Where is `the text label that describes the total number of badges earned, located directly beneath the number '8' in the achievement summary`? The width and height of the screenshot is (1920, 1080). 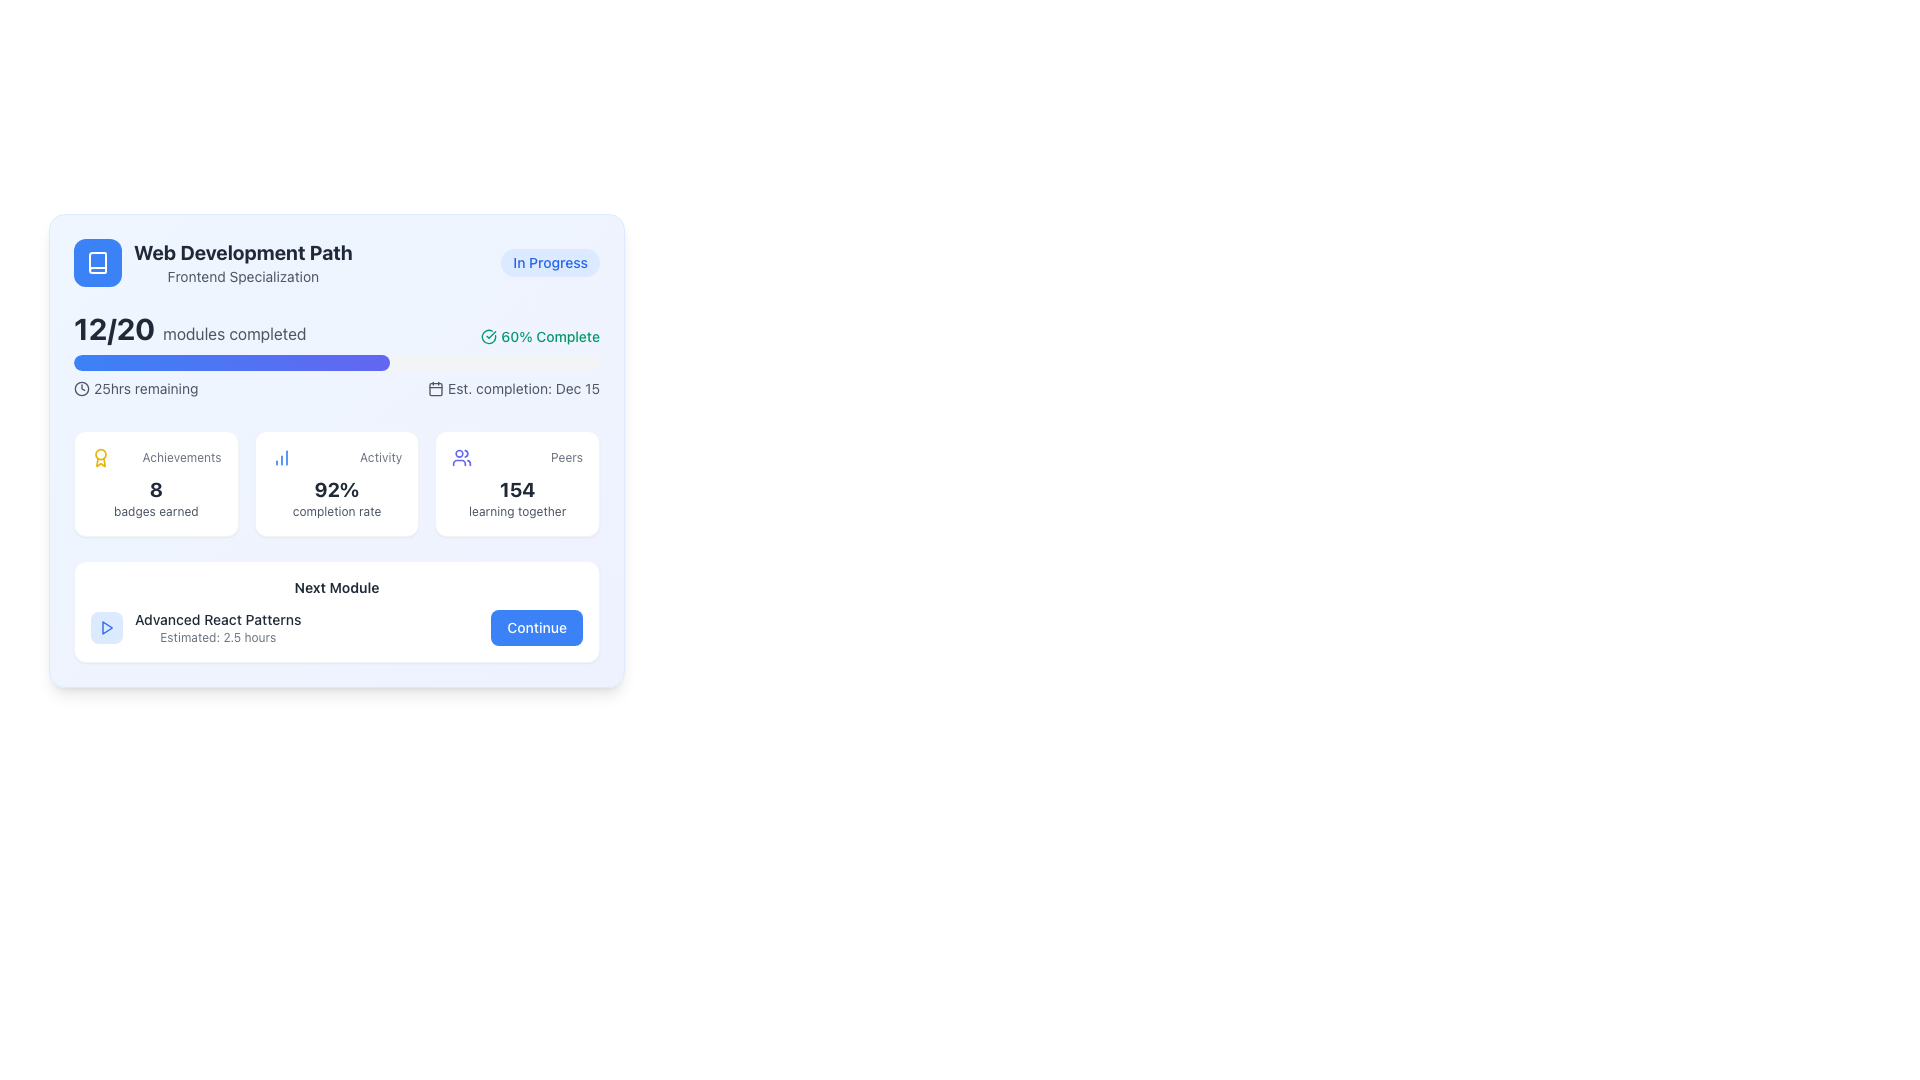 the text label that describes the total number of badges earned, located directly beneath the number '8' in the achievement summary is located at coordinates (155, 511).